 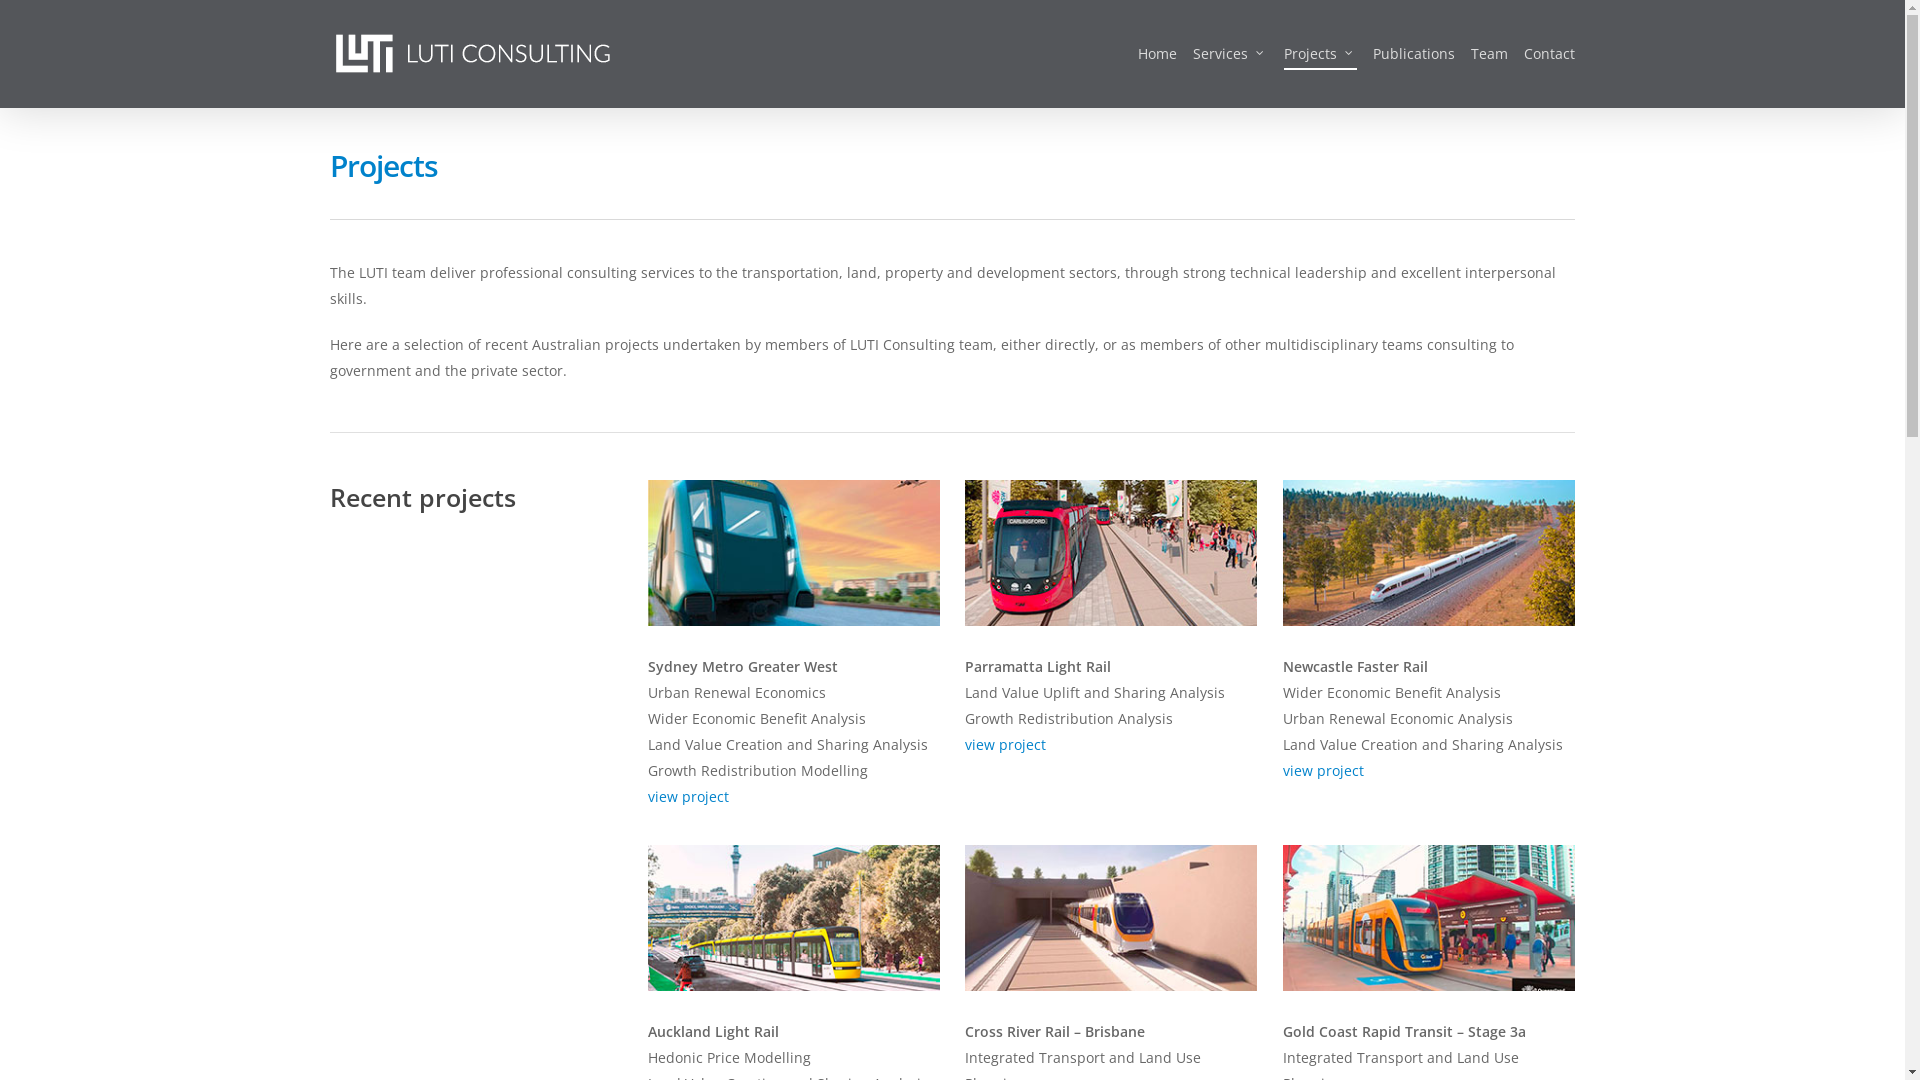 I want to click on 'Publications', so click(x=1413, y=53).